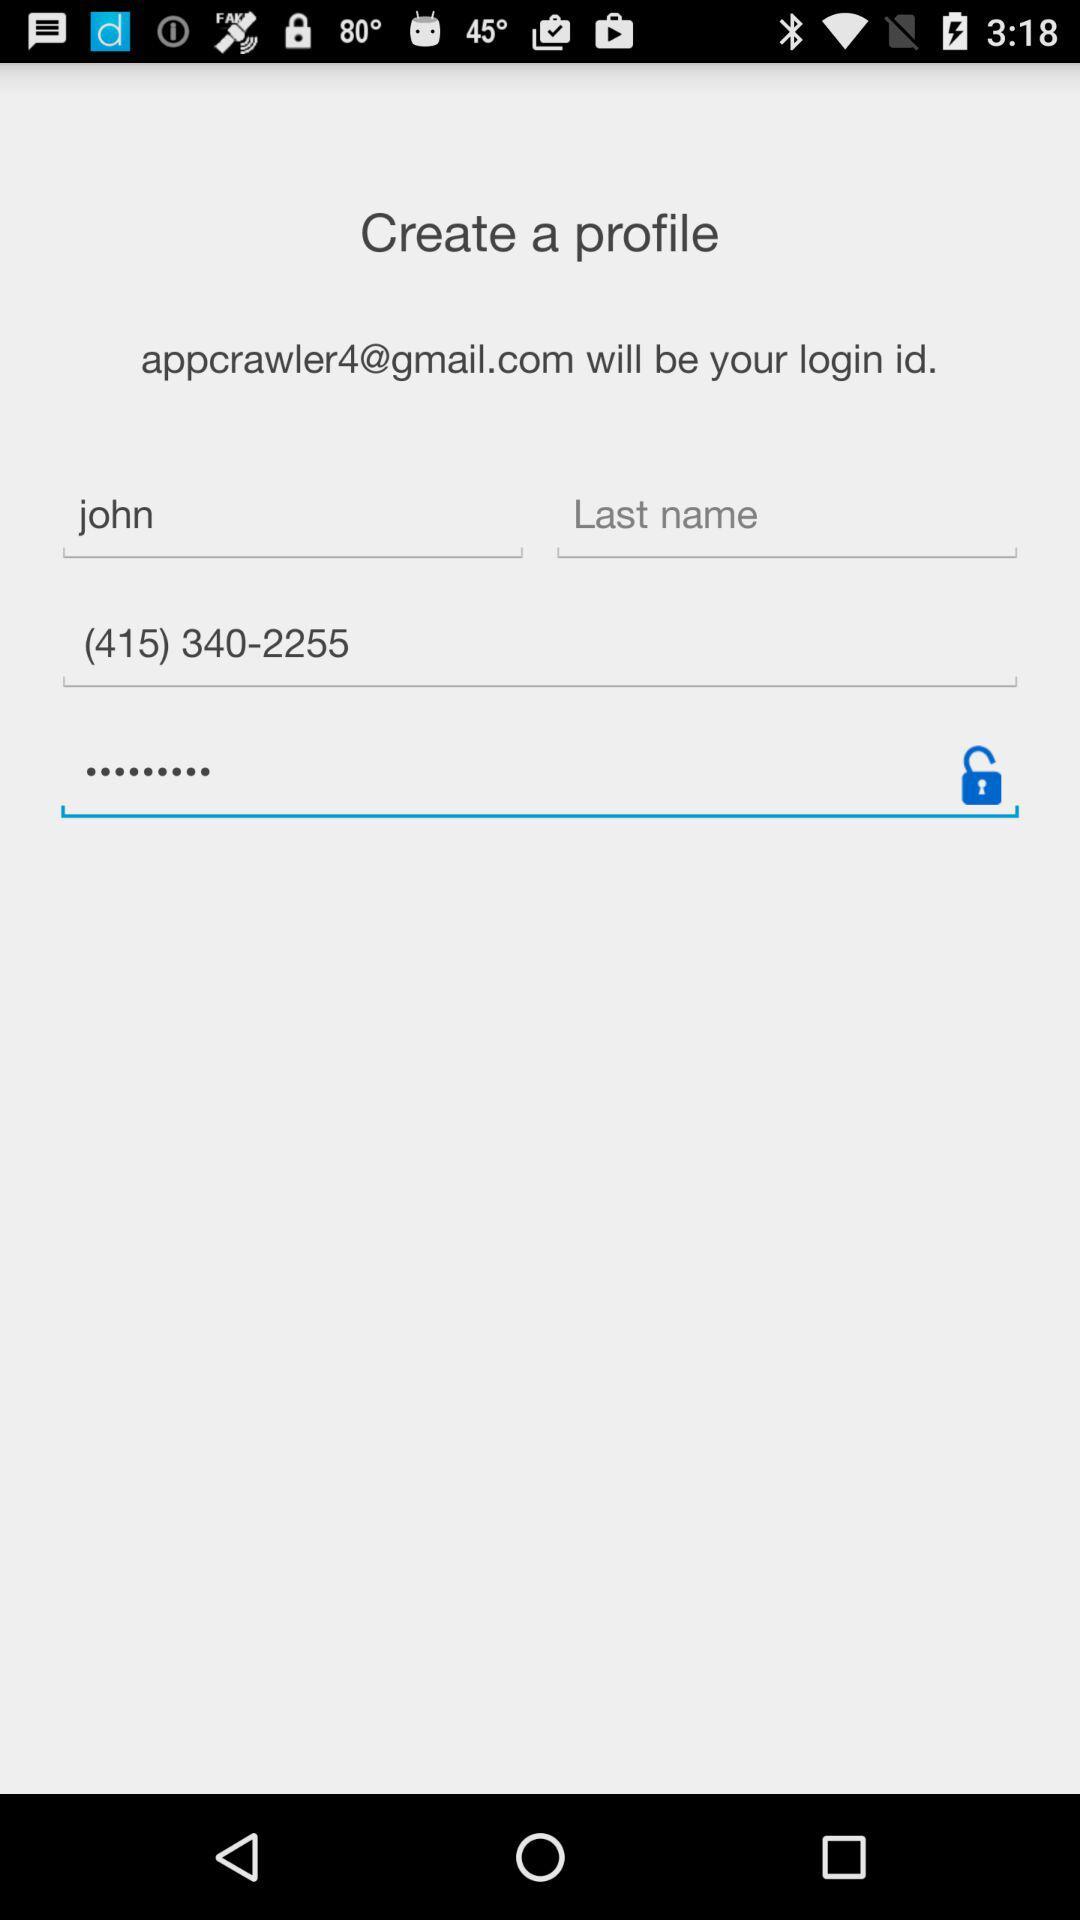 The height and width of the screenshot is (1920, 1080). Describe the element at coordinates (786, 517) in the screenshot. I see `icon next to the john item` at that location.